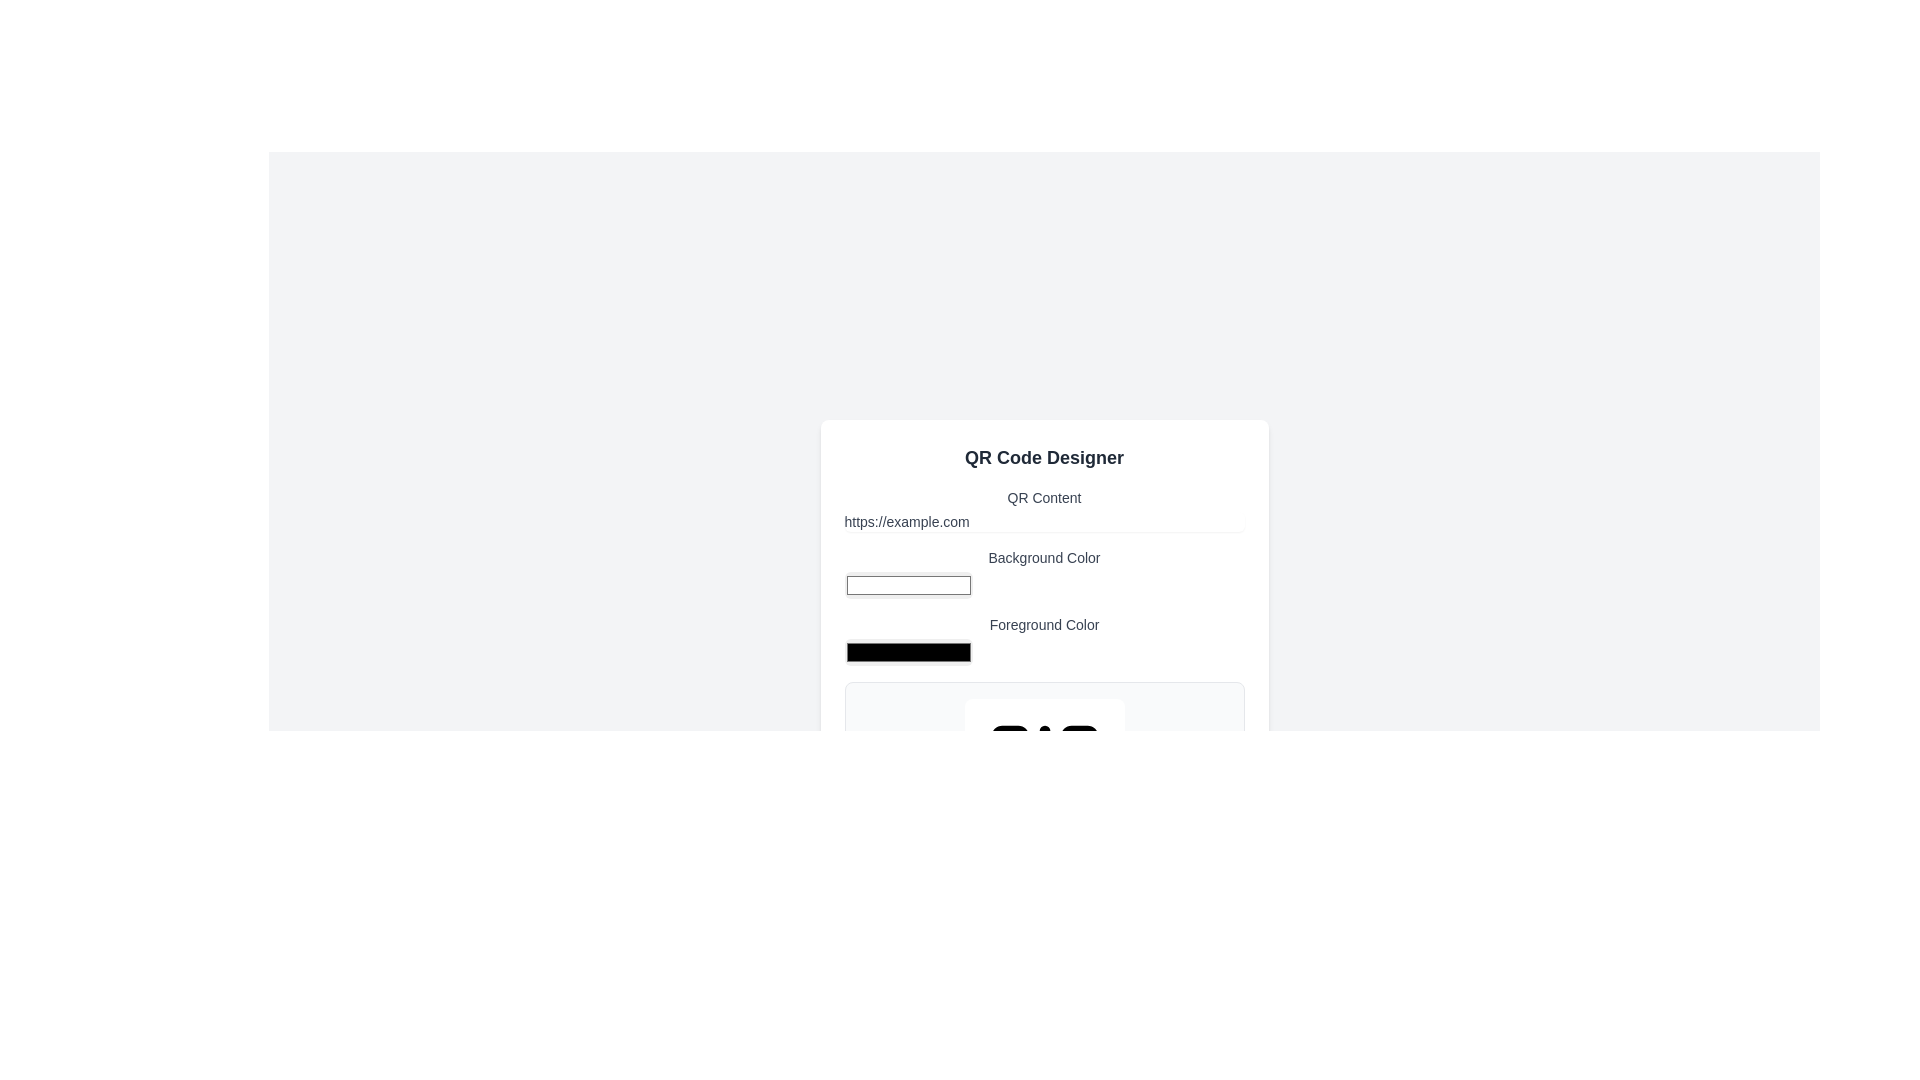 The height and width of the screenshot is (1080, 1920). What do you see at coordinates (907, 585) in the screenshot?
I see `the Color input field located below the 'Background Color' label` at bounding box center [907, 585].